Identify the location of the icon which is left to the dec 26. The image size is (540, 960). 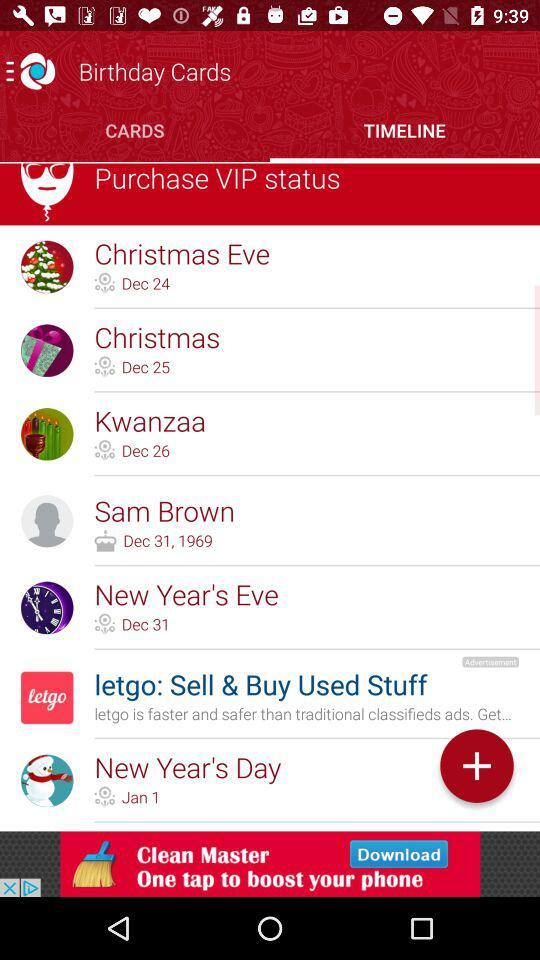
(104, 451).